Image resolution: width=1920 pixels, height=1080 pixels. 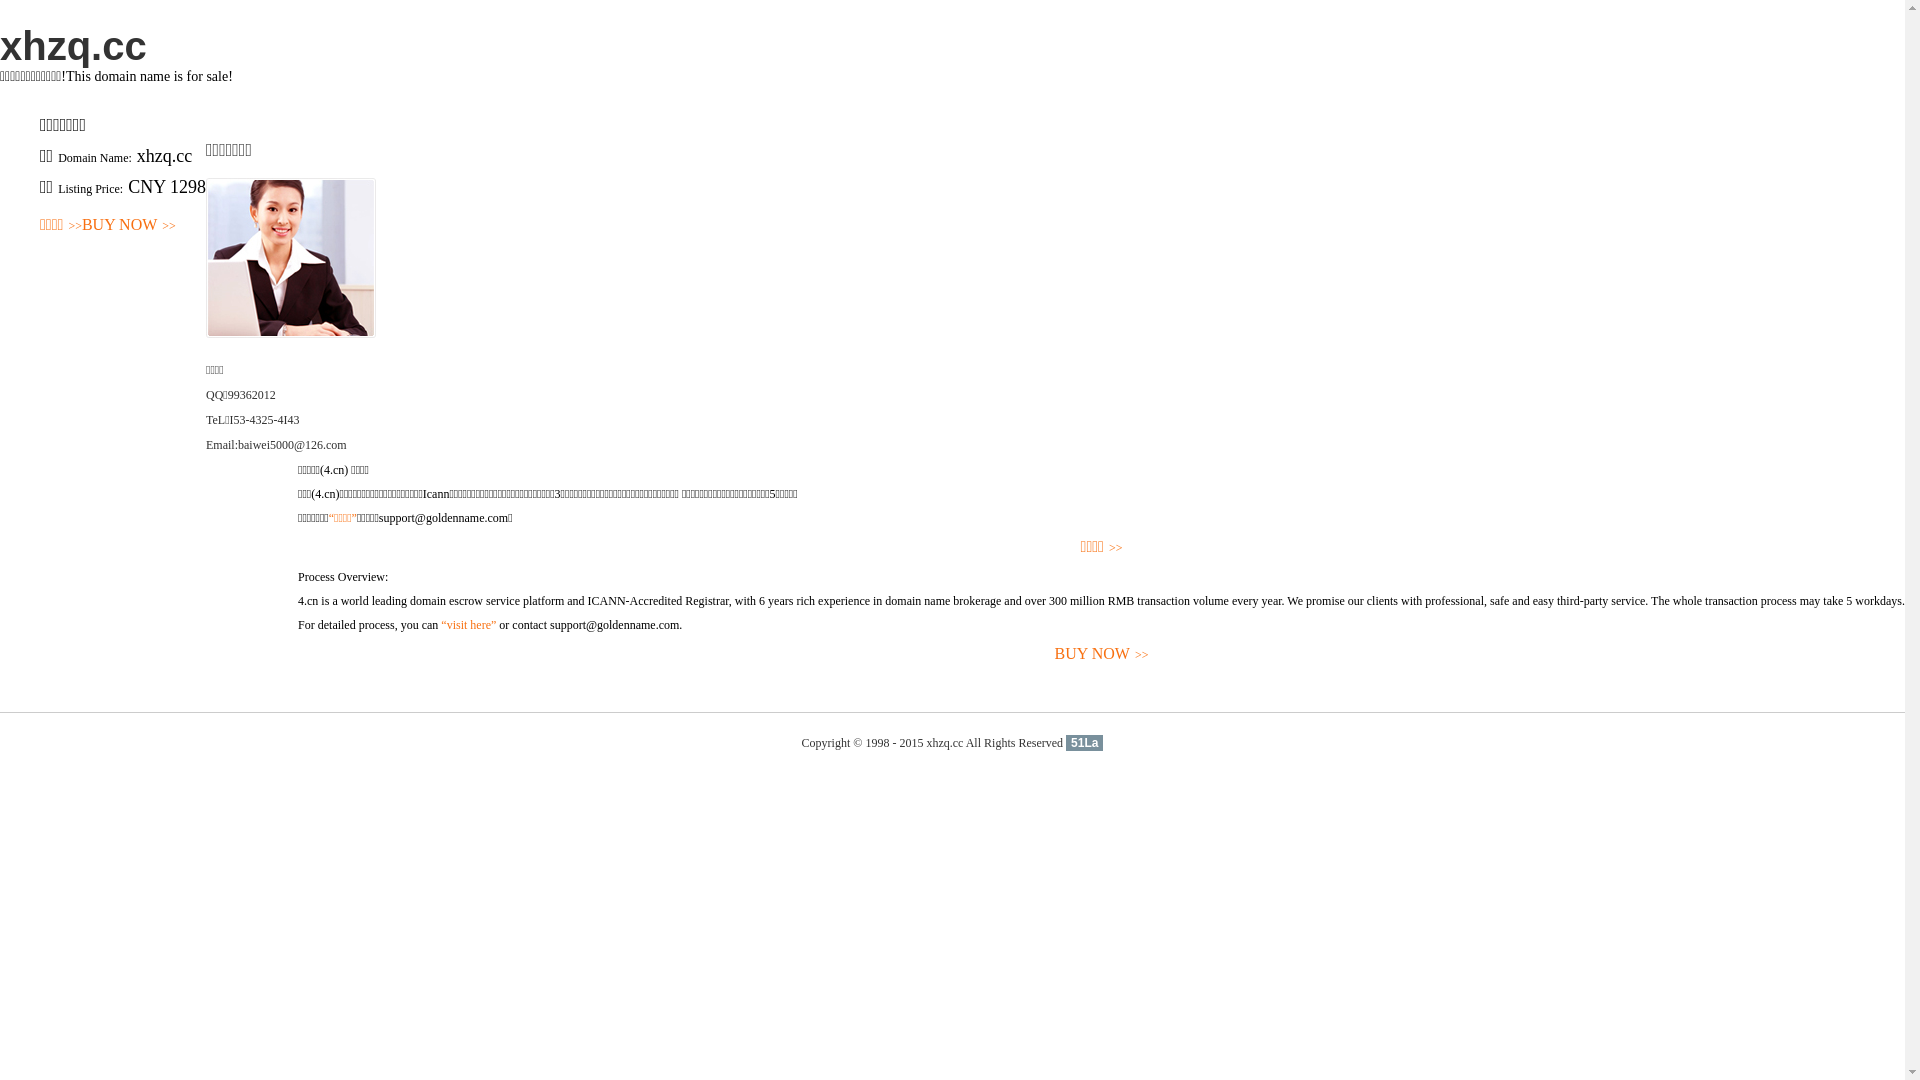 I want to click on '51La', so click(x=1083, y=743).